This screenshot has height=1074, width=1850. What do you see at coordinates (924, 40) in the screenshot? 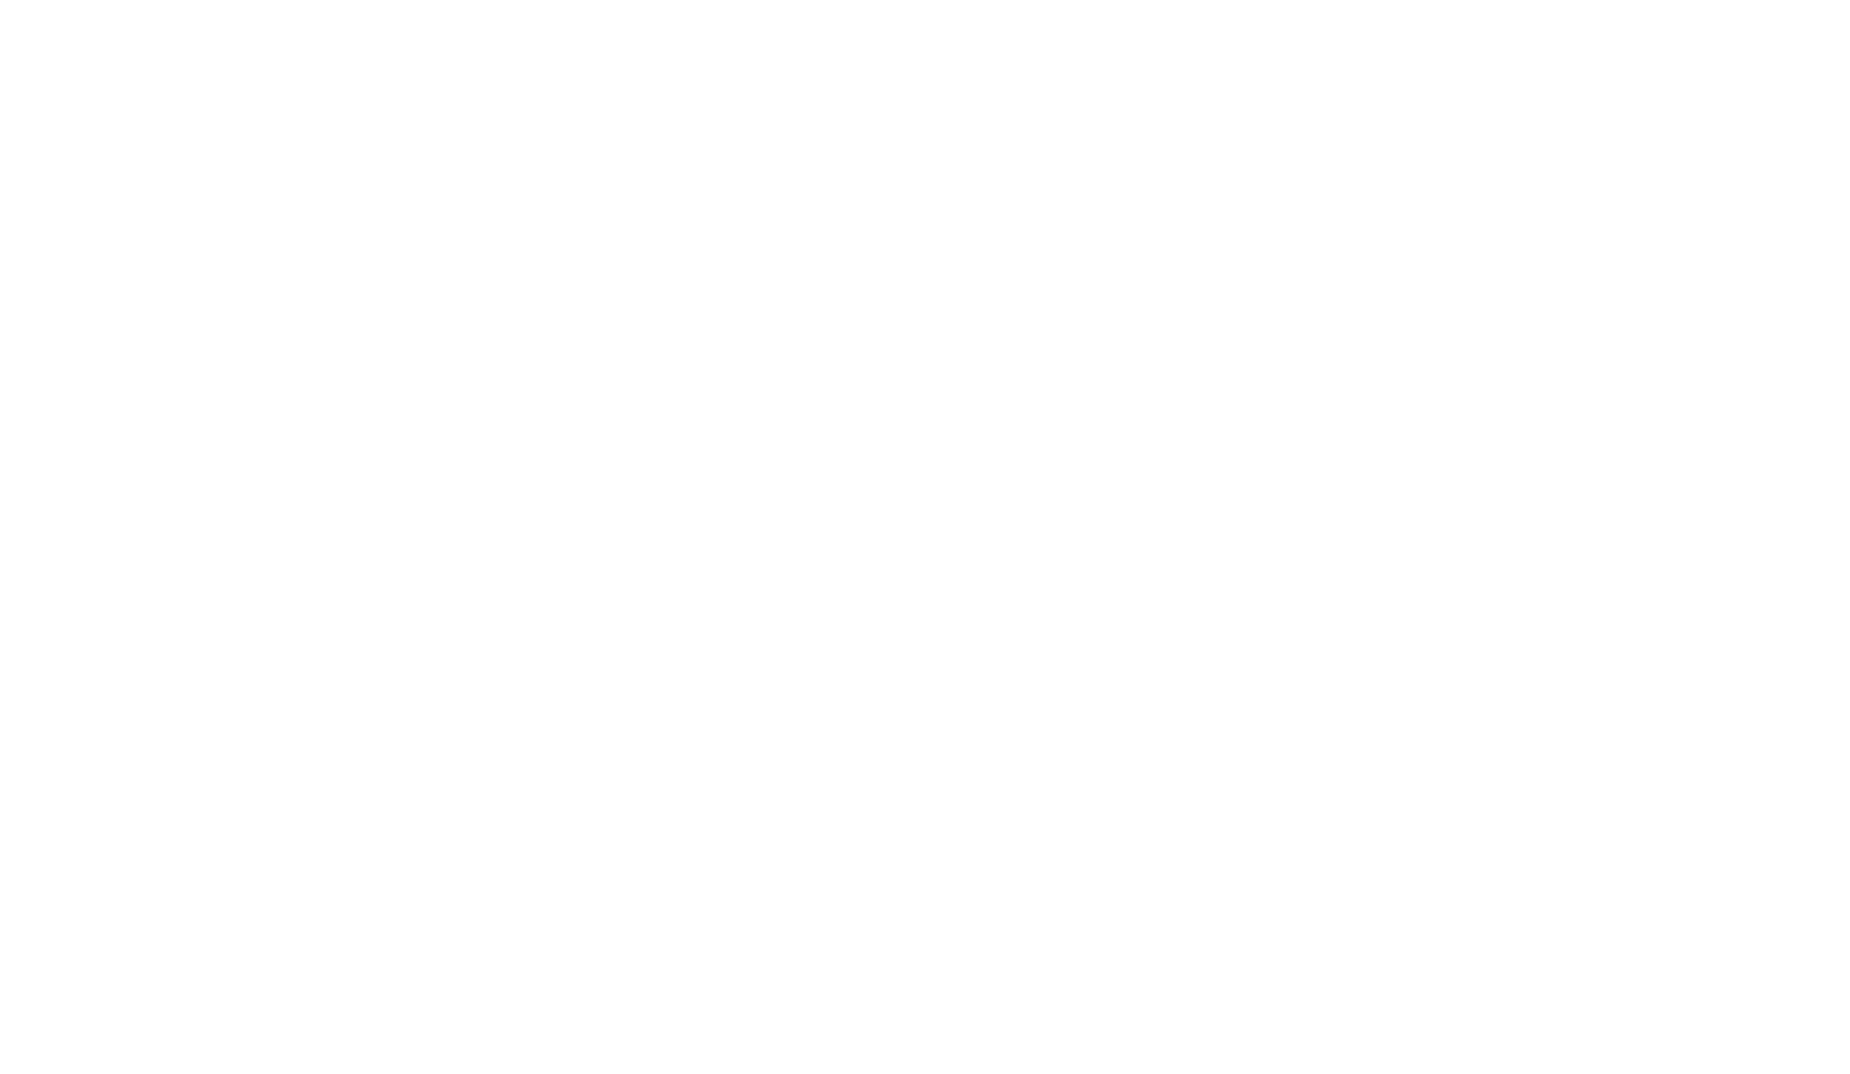
I see `'Spotted par ClementineC'` at bounding box center [924, 40].